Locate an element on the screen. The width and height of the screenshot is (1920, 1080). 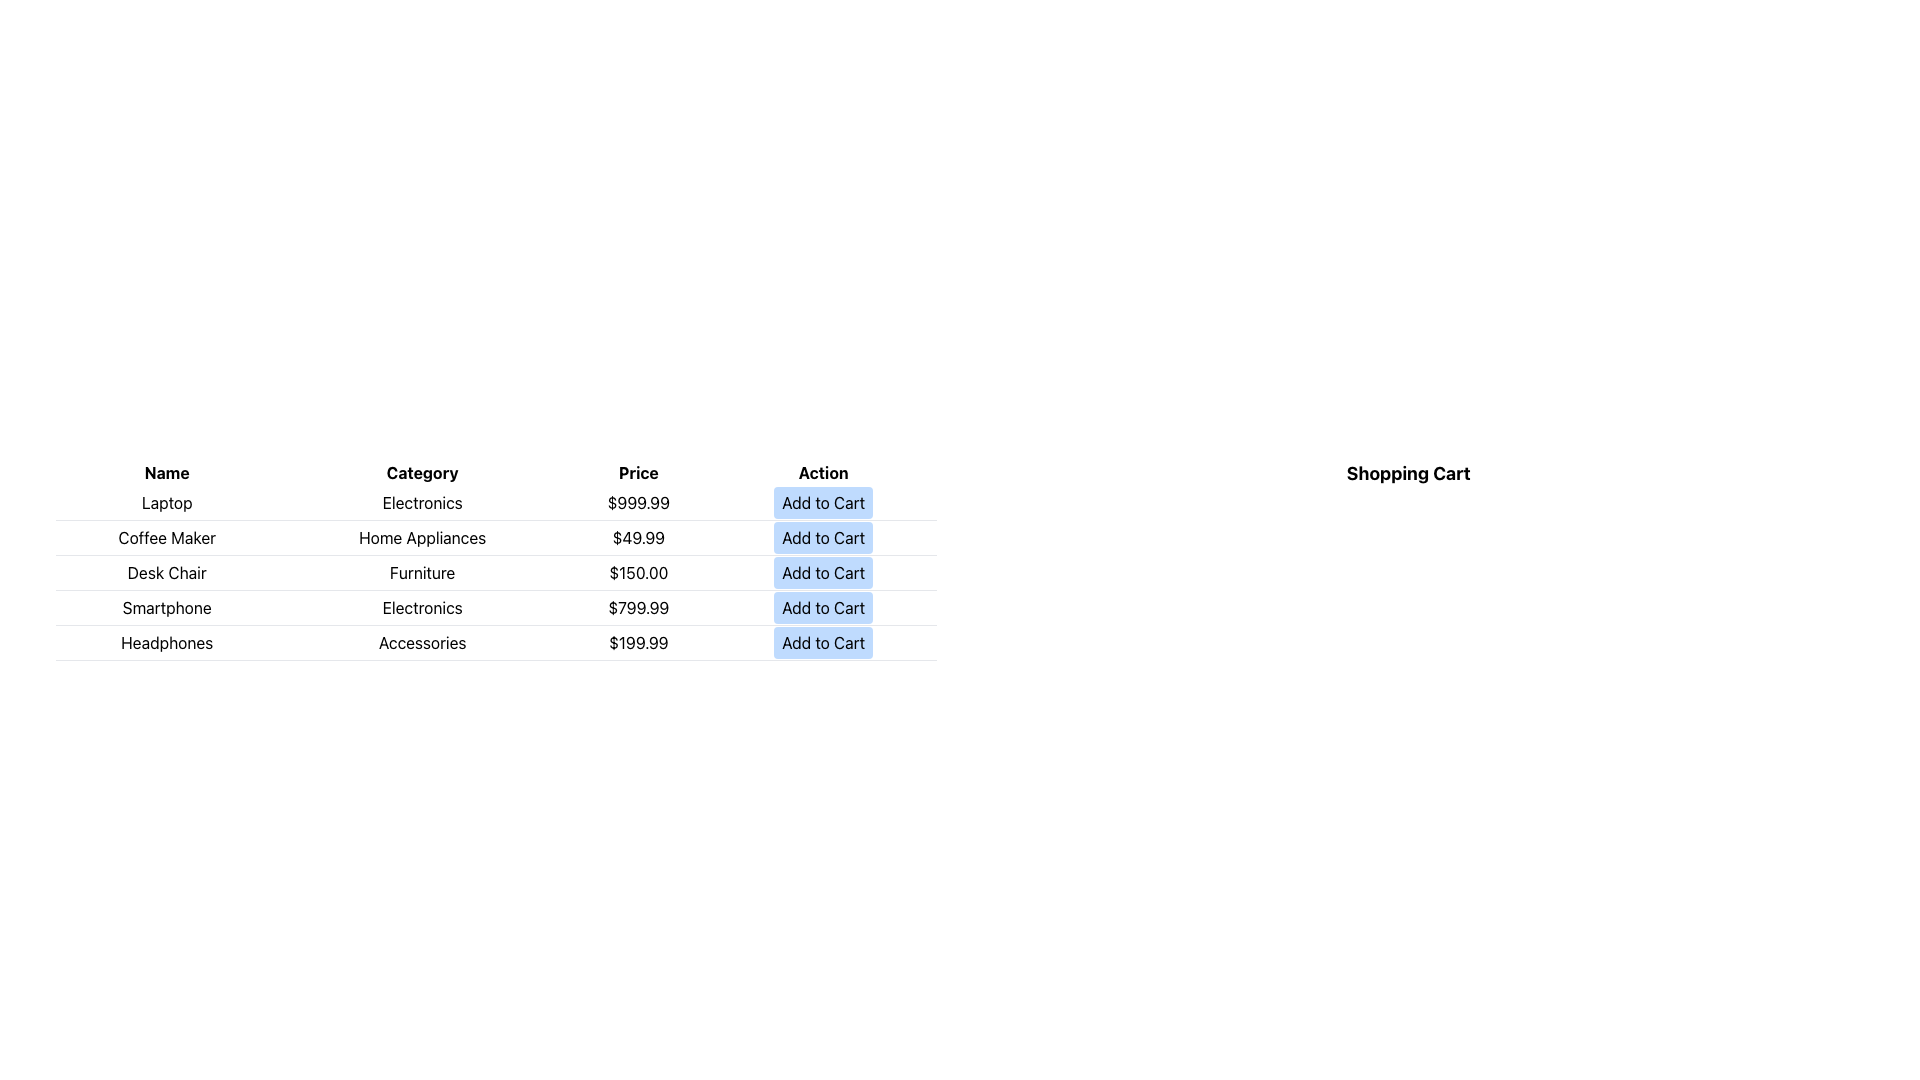
the button that adds 'Coffee Maker' to the shopping cart, which is the second button in the vertical list within the 'Action' column of the table is located at coordinates (823, 536).